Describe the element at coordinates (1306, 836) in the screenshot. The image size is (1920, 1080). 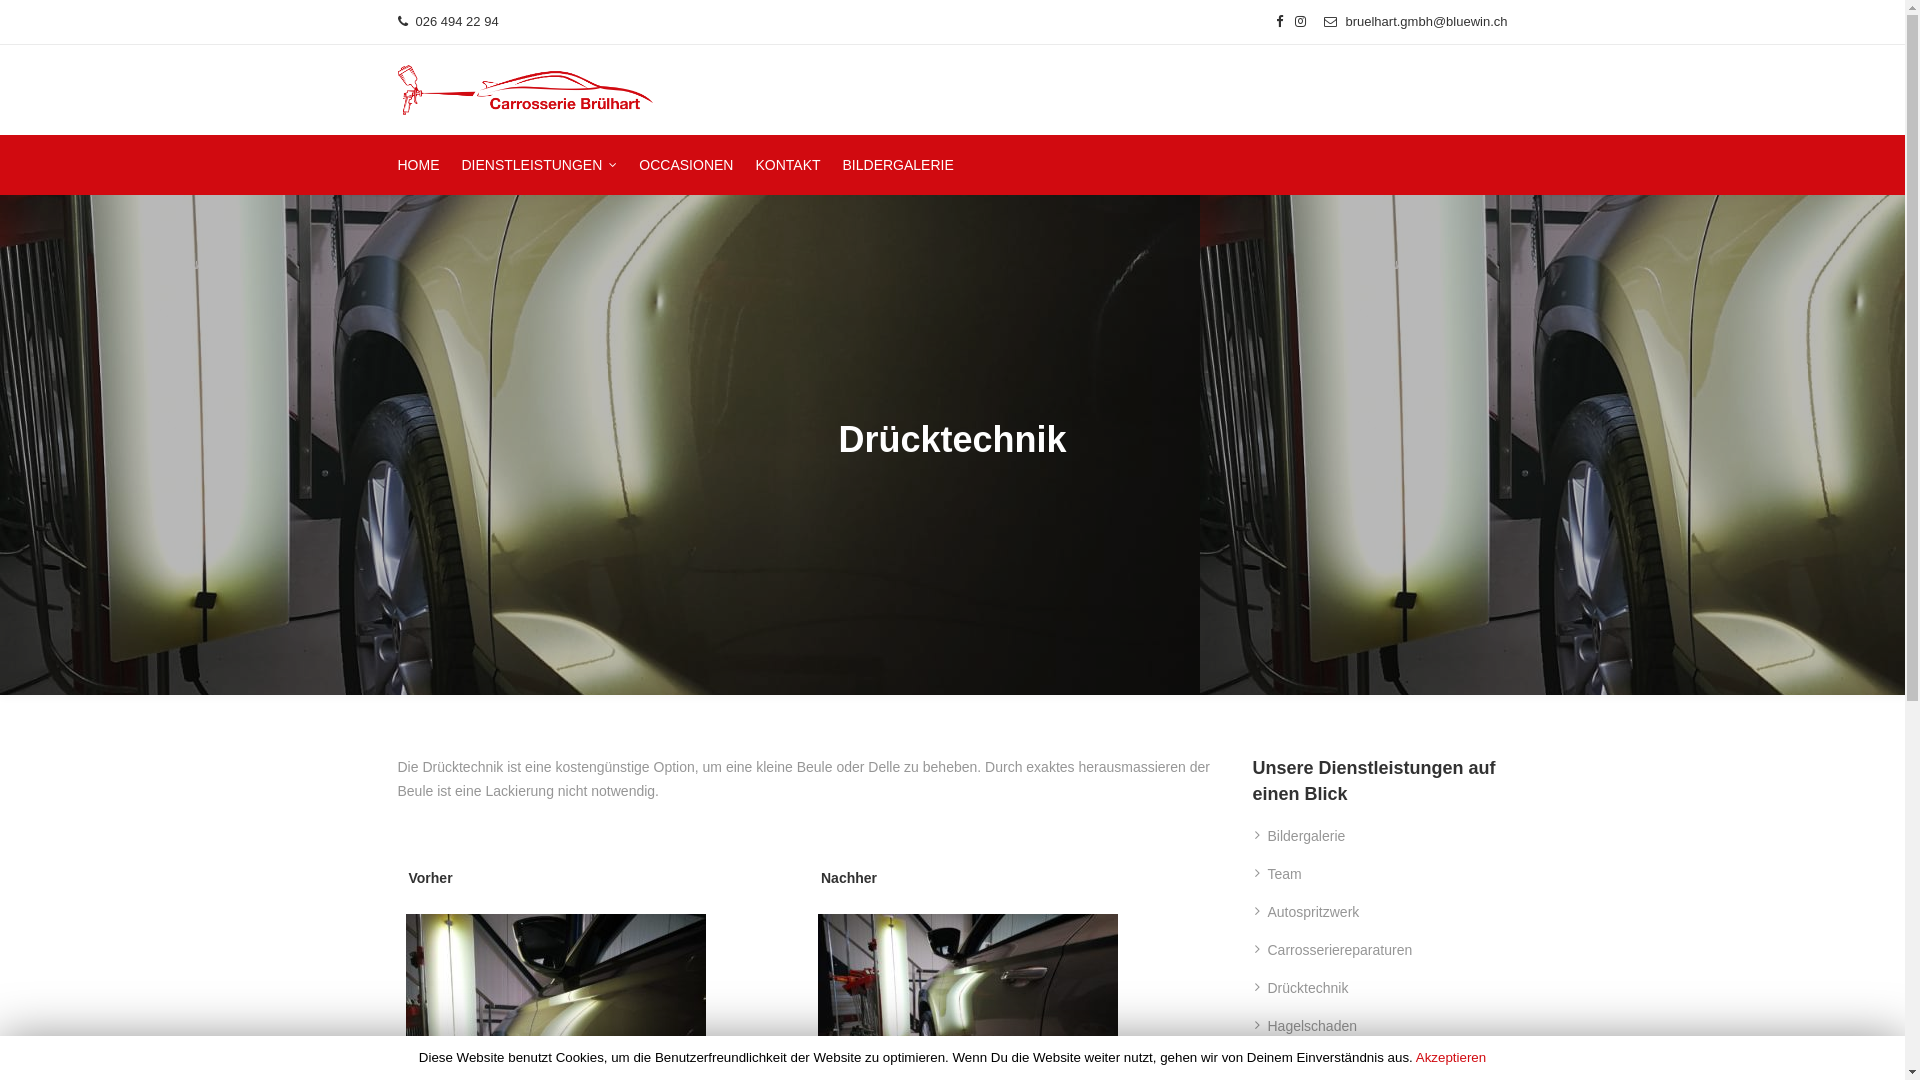
I see `'Bildergalerie'` at that location.